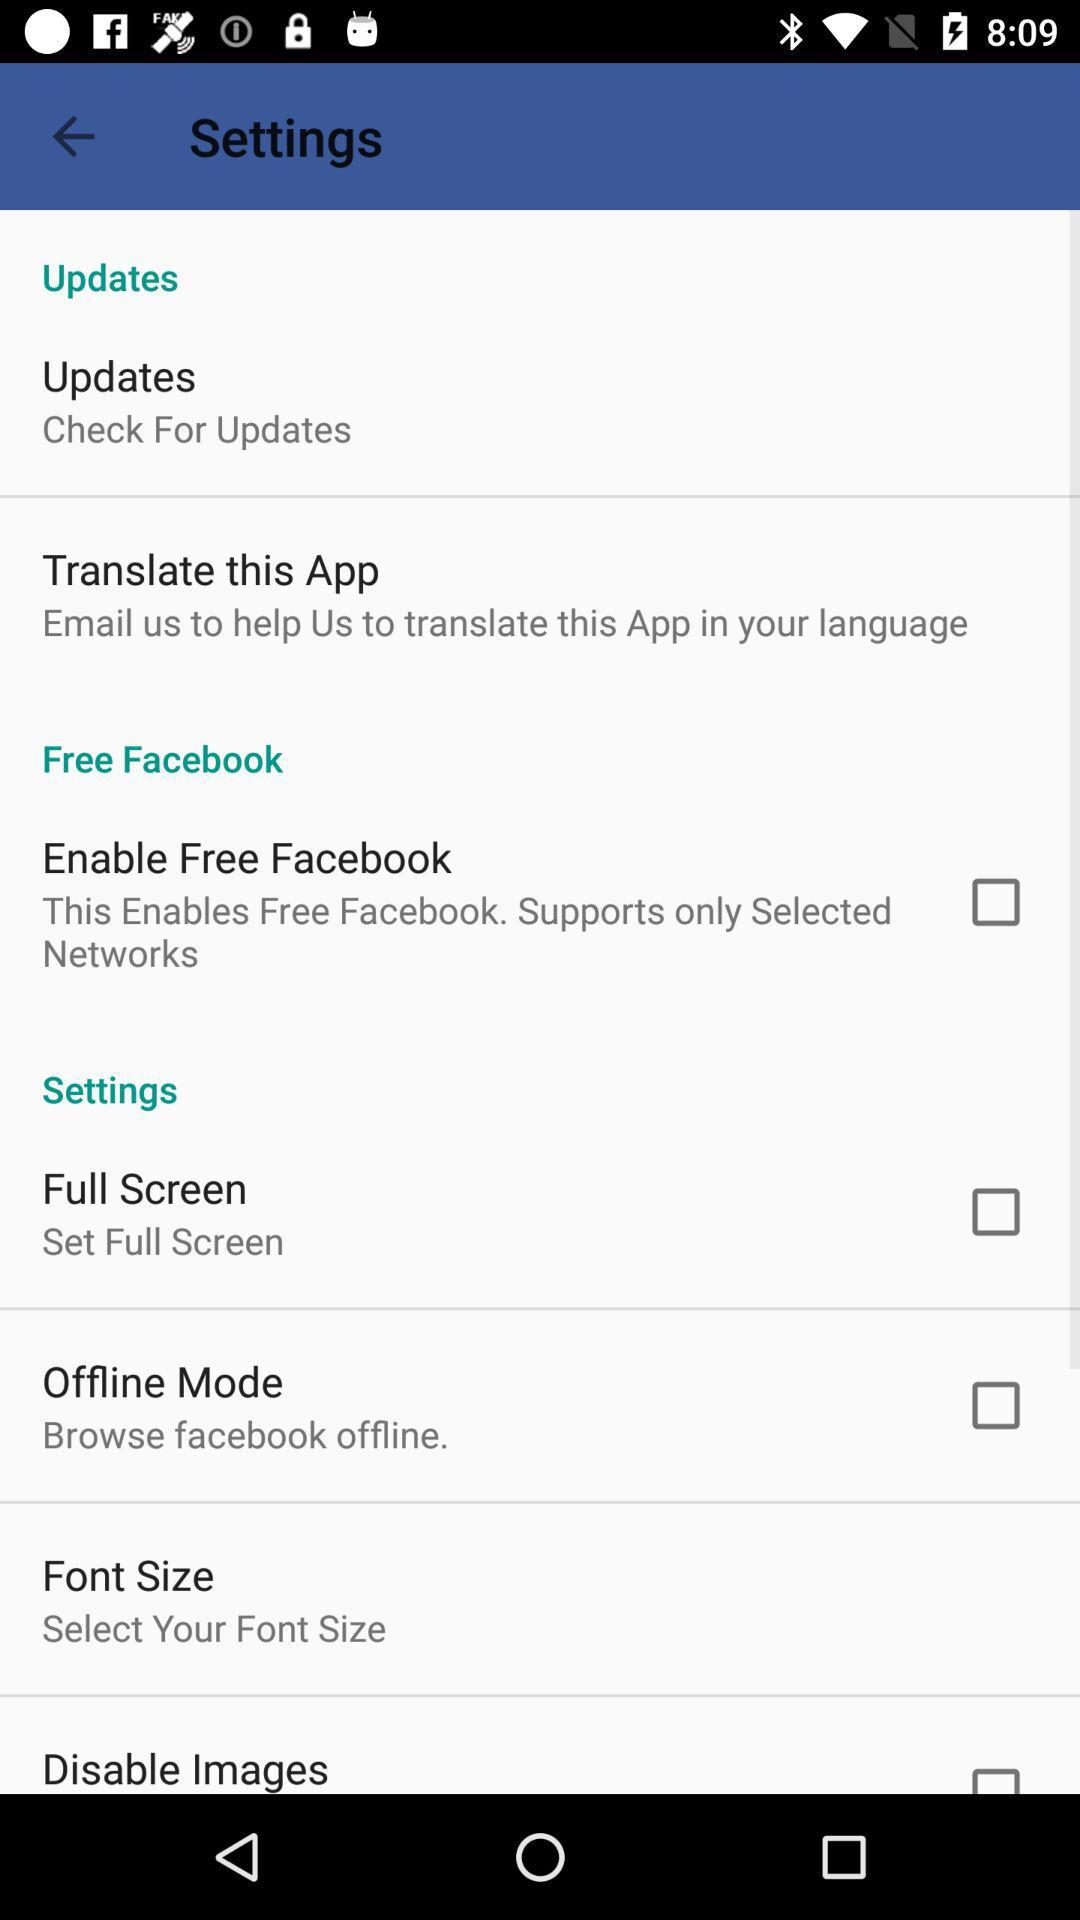  Describe the element at coordinates (504, 620) in the screenshot. I see `email us to app` at that location.